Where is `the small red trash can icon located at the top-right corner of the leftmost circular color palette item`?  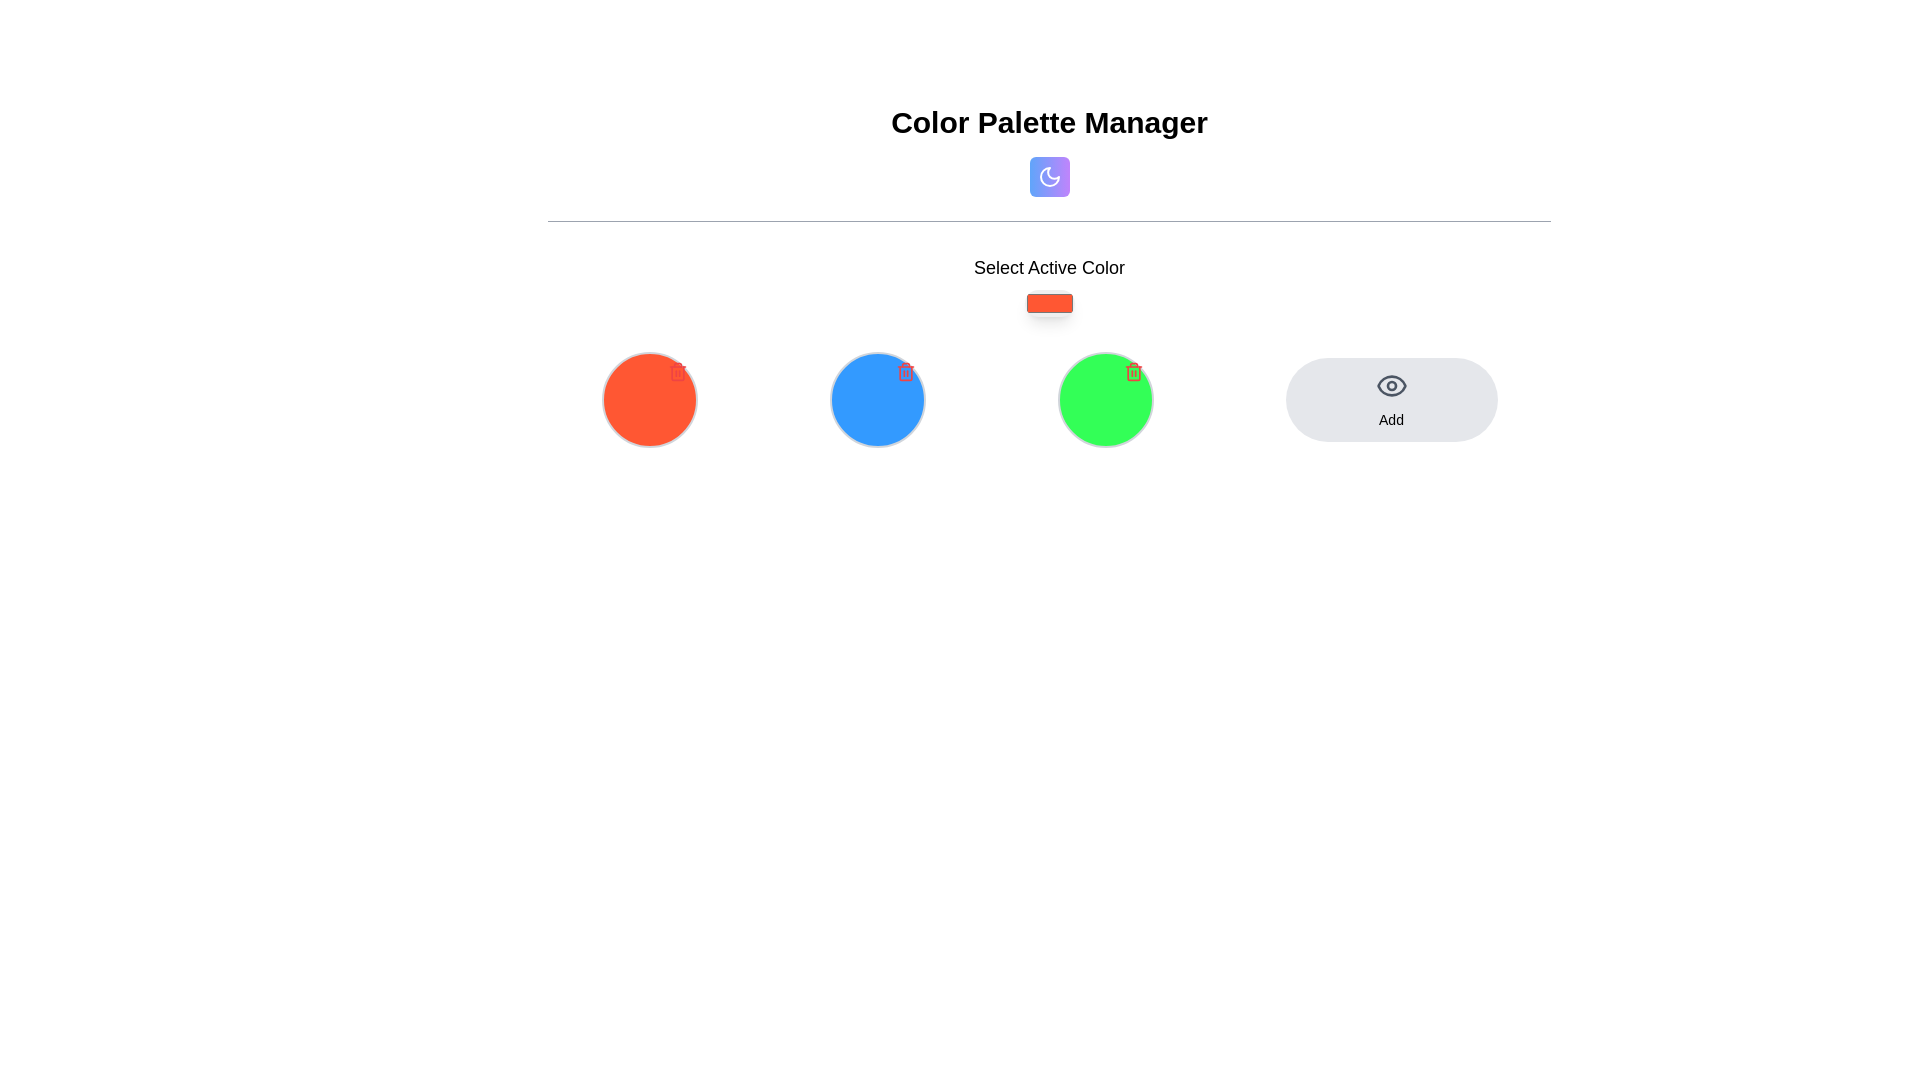 the small red trash can icon located at the top-right corner of the leftmost circular color palette item is located at coordinates (677, 371).